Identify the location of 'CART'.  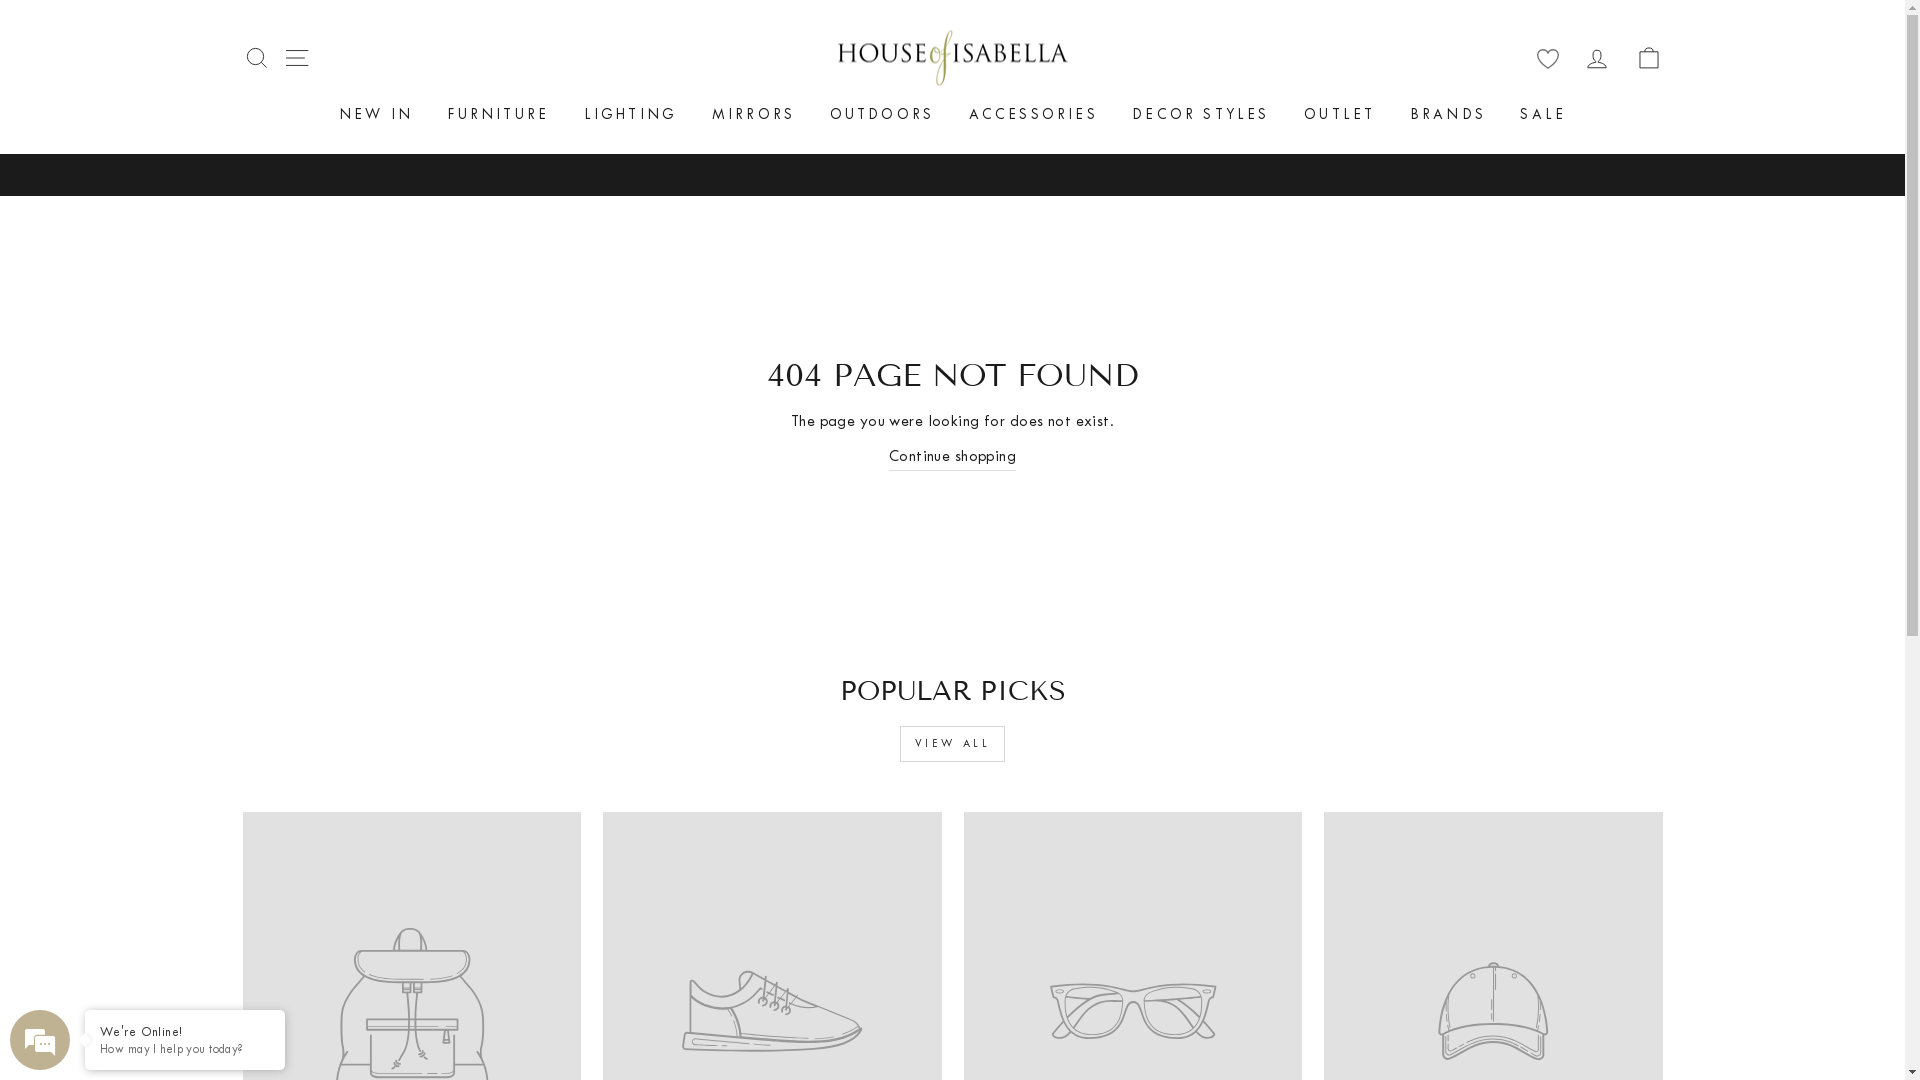
(1622, 56).